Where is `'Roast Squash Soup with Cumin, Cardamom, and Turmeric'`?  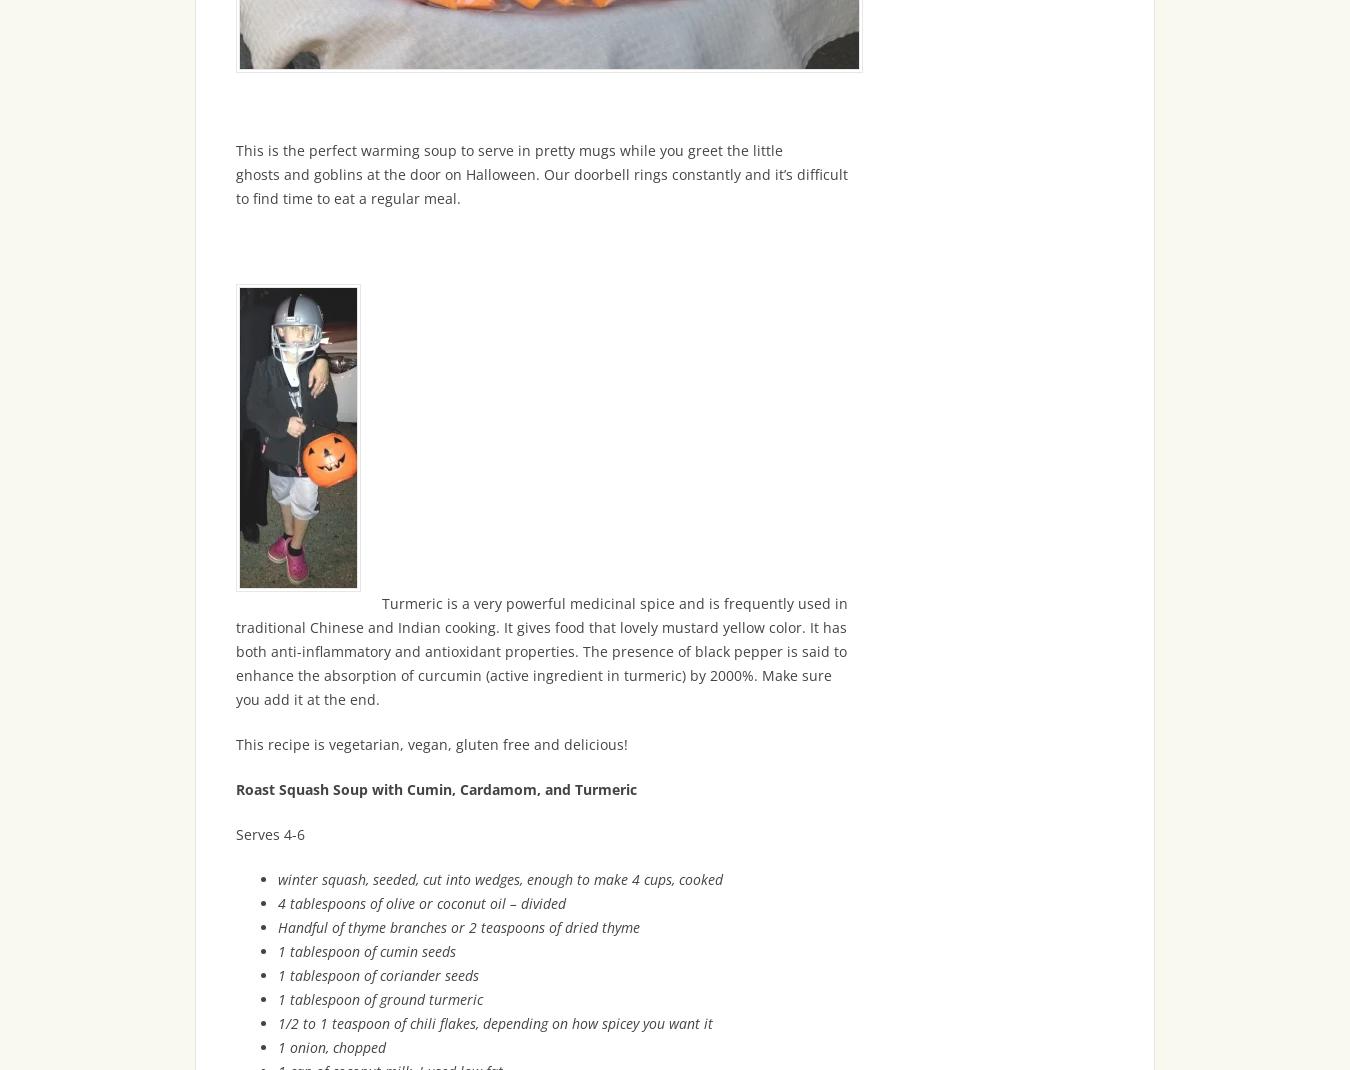 'Roast Squash Soup with Cumin, Cardamom, and Turmeric' is located at coordinates (436, 788).